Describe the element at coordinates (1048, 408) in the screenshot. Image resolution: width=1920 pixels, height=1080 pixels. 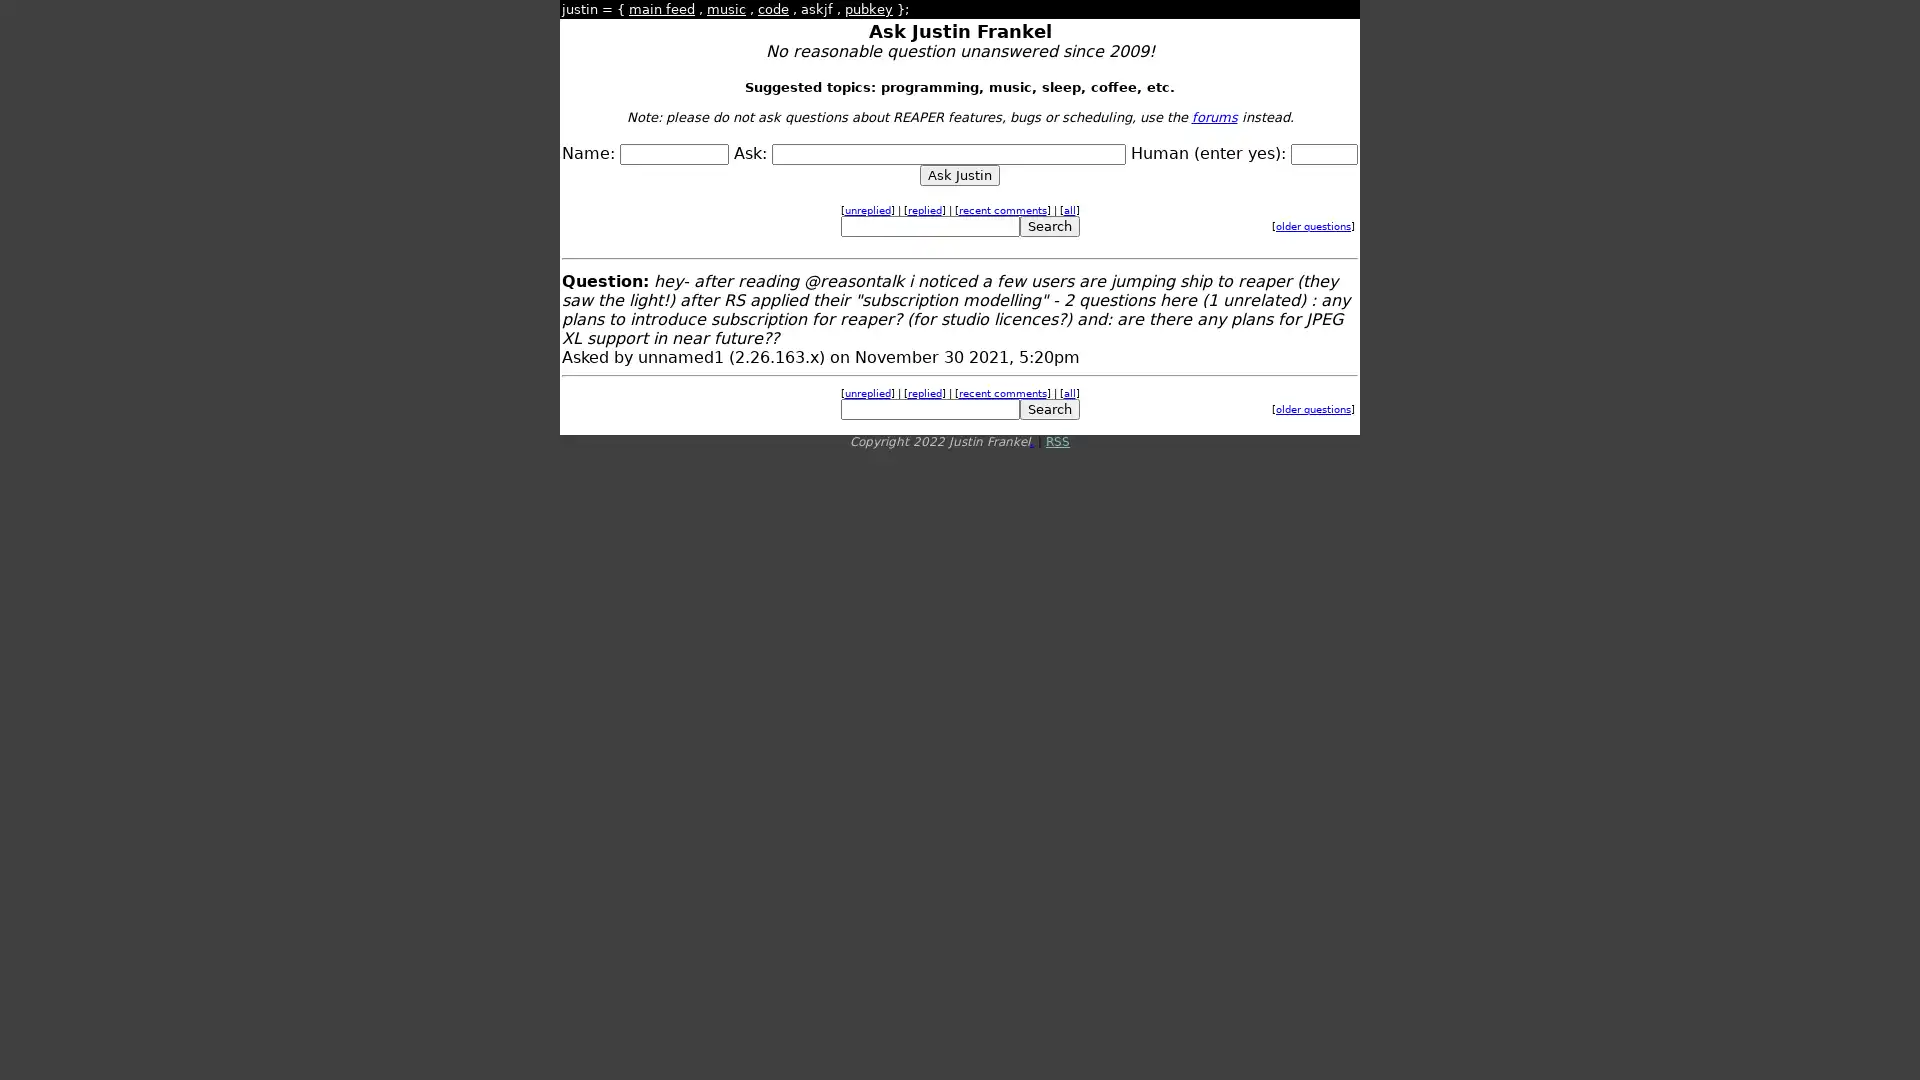
I see `Search` at that location.